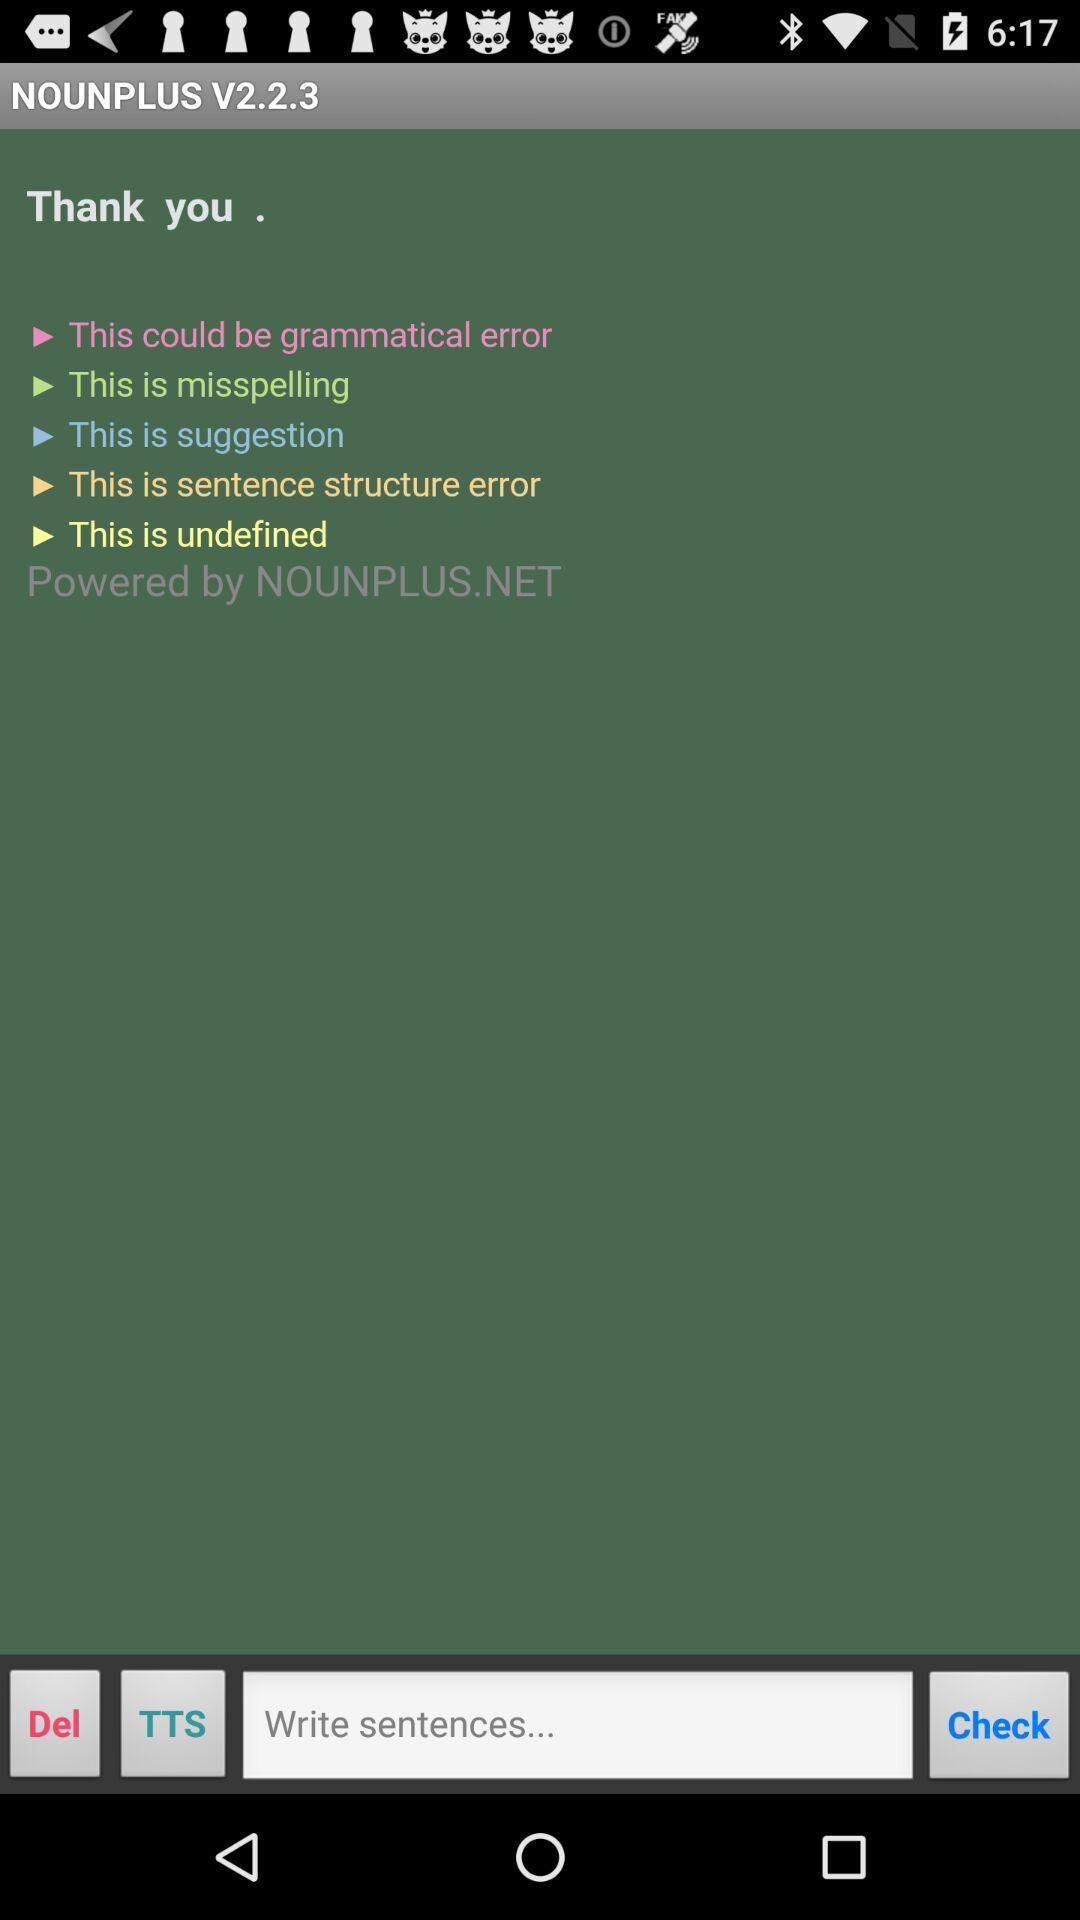 Image resolution: width=1080 pixels, height=1920 pixels. What do you see at coordinates (577, 1730) in the screenshot?
I see `write sentences` at bounding box center [577, 1730].